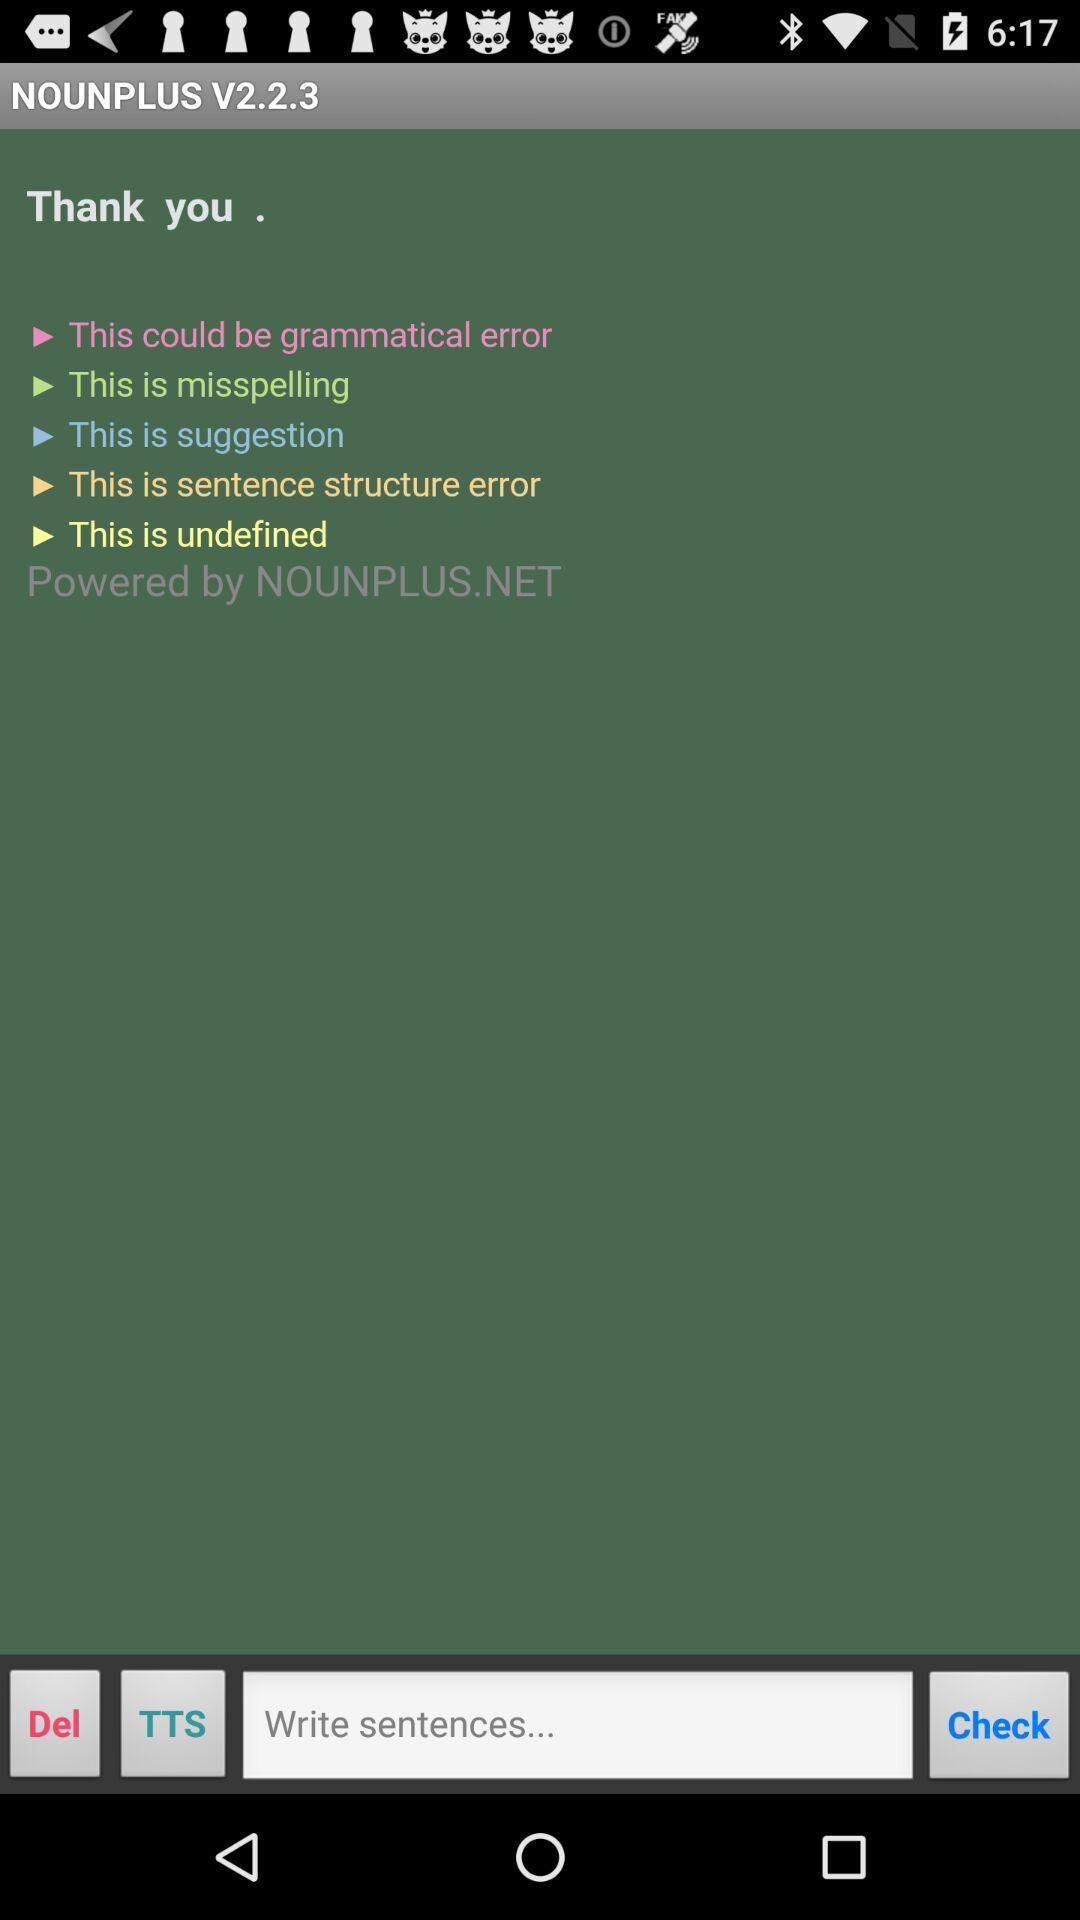 Image resolution: width=1080 pixels, height=1920 pixels. What do you see at coordinates (577, 1730) in the screenshot?
I see `write sentences` at bounding box center [577, 1730].